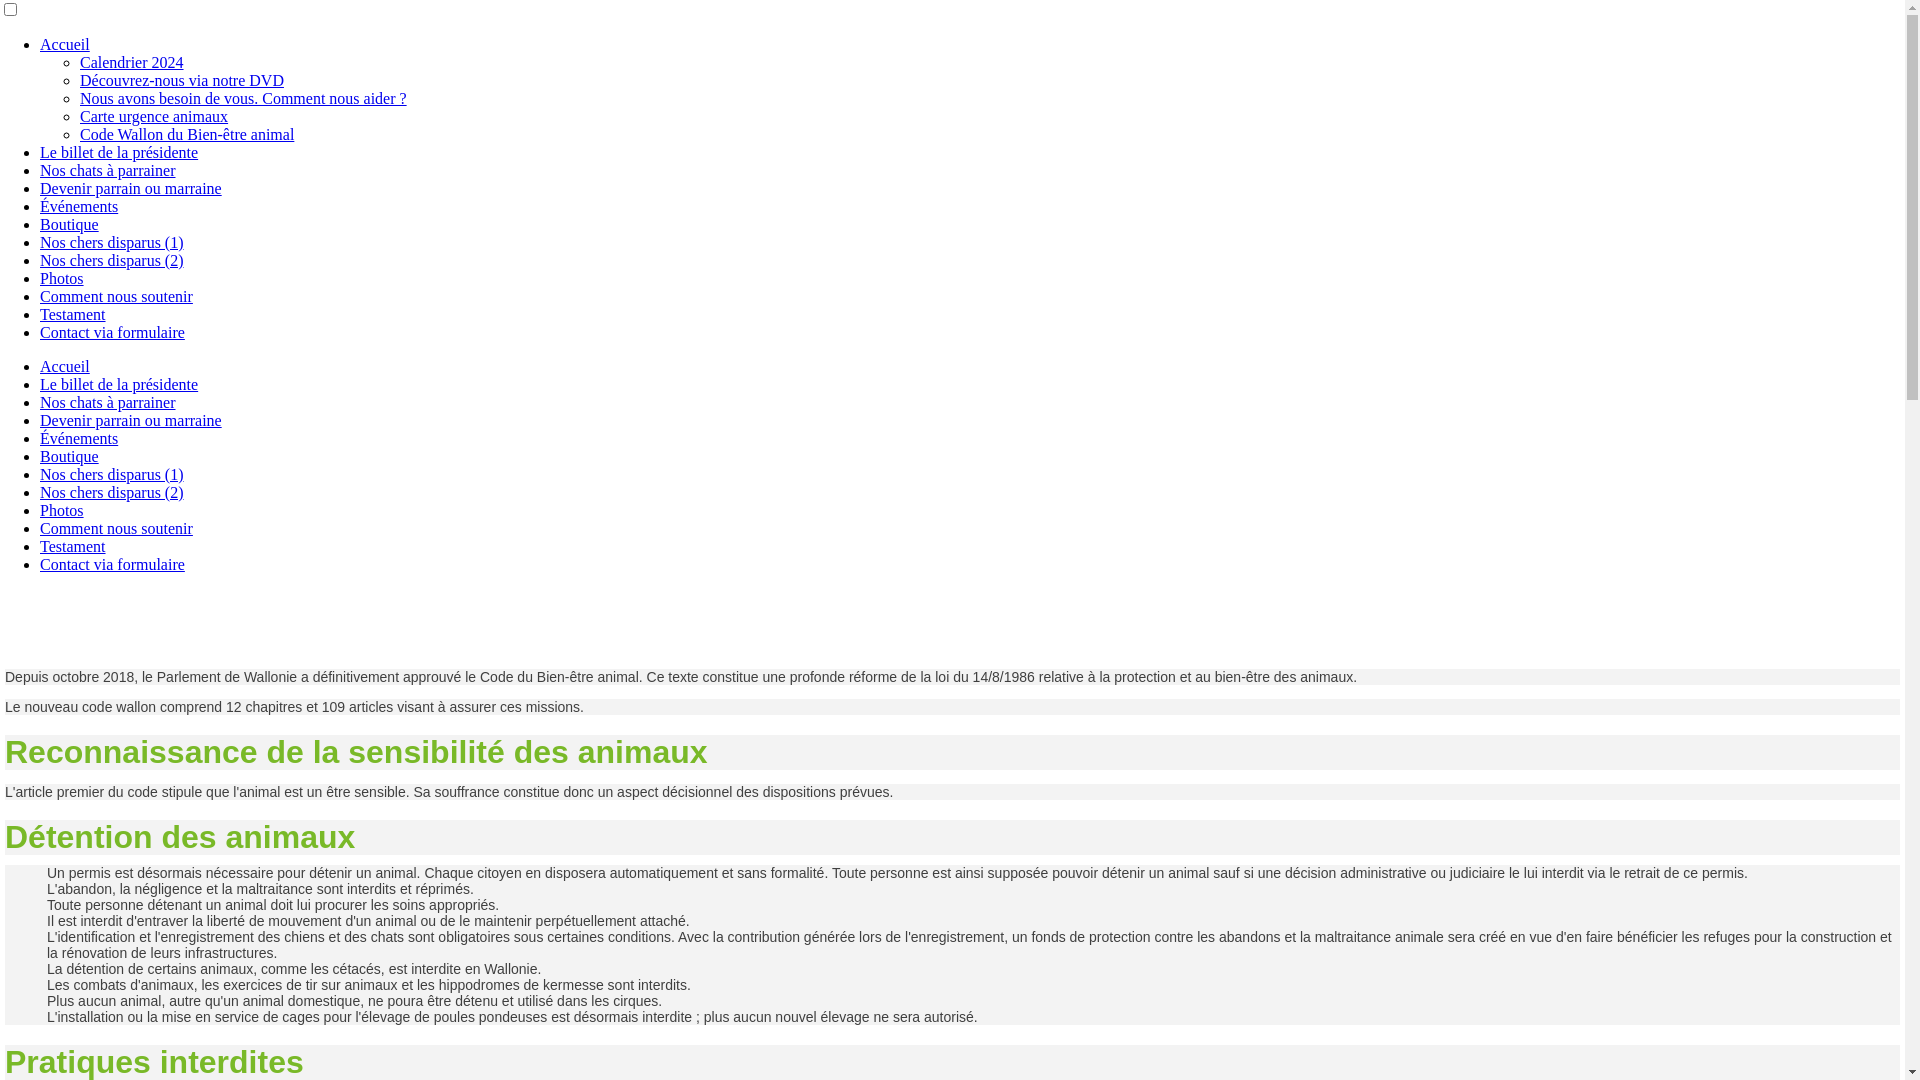 This screenshot has width=1920, height=1080. I want to click on 'Boutique', so click(69, 224).